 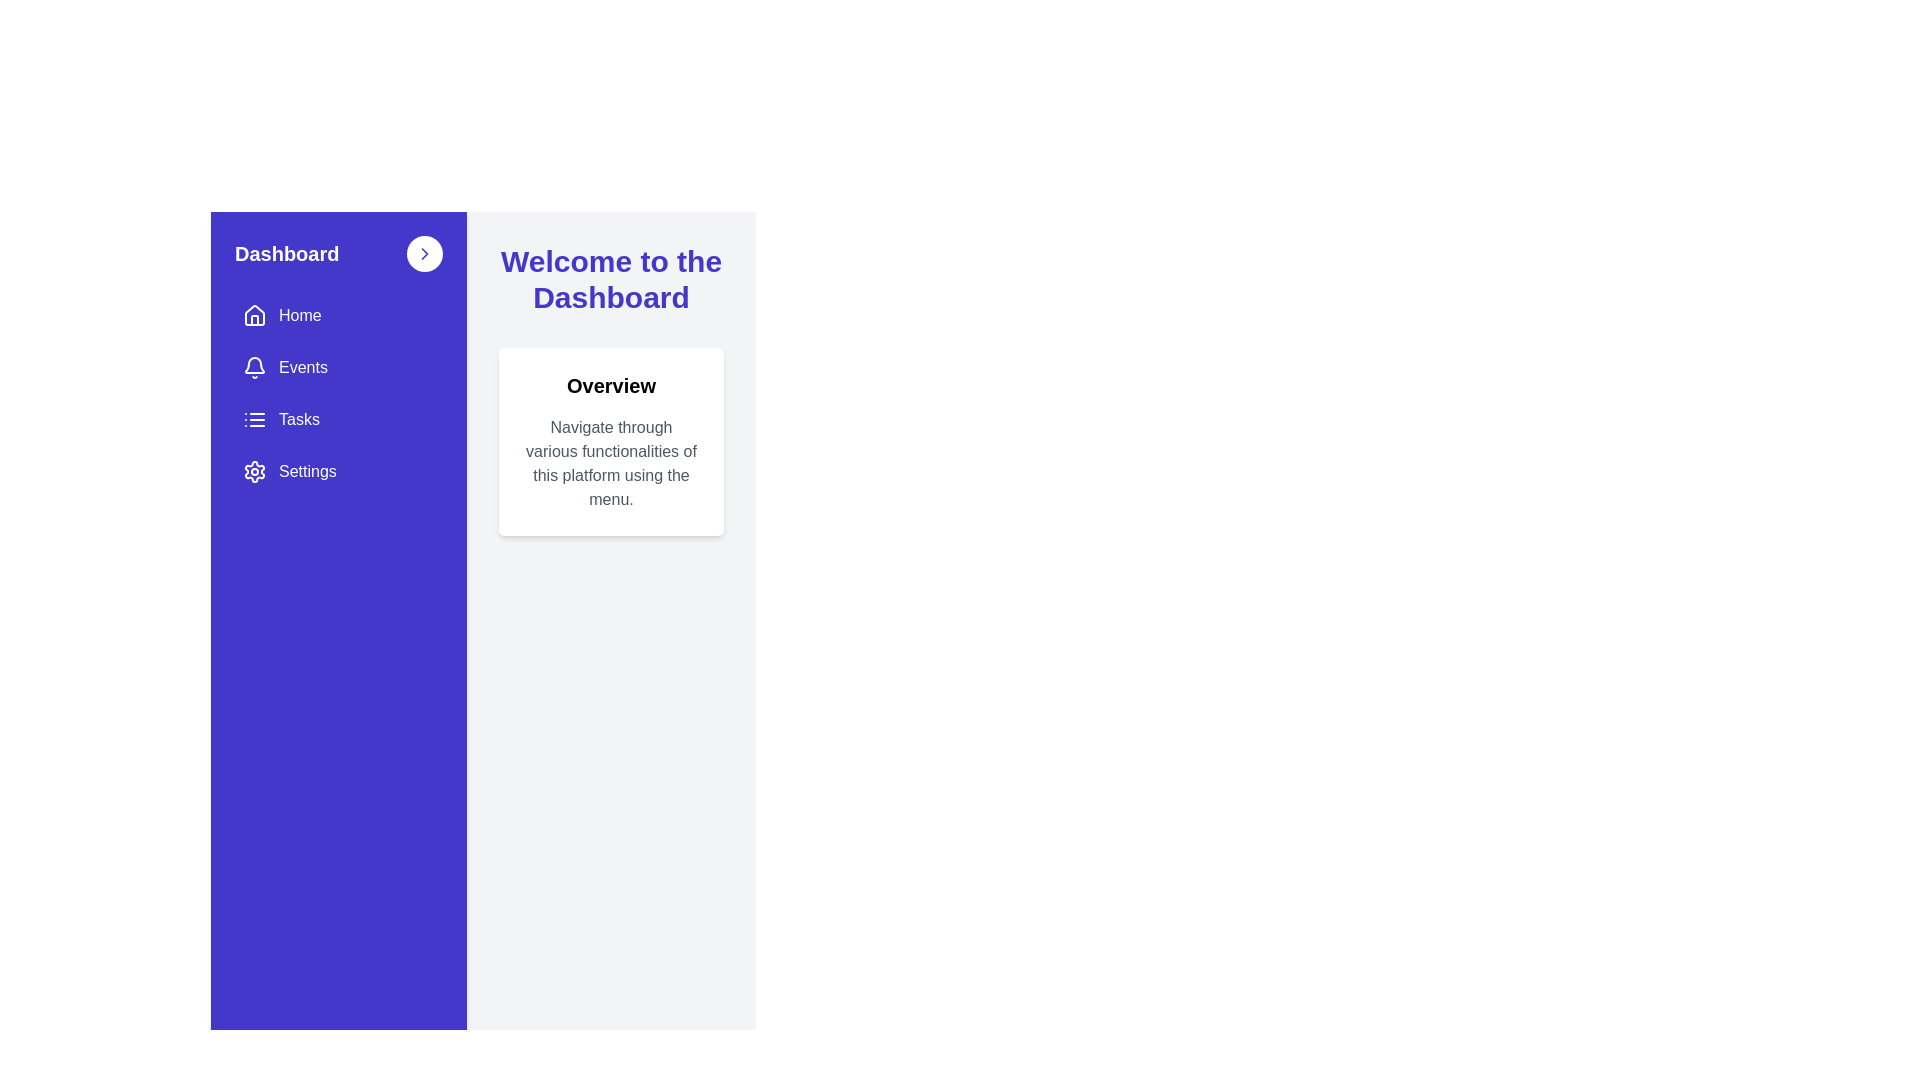 What do you see at coordinates (424, 253) in the screenshot?
I see `the small circular button with a white background and a blue chevron pointing to the right, located on the far-right side next to the 'Dashboard' title` at bounding box center [424, 253].